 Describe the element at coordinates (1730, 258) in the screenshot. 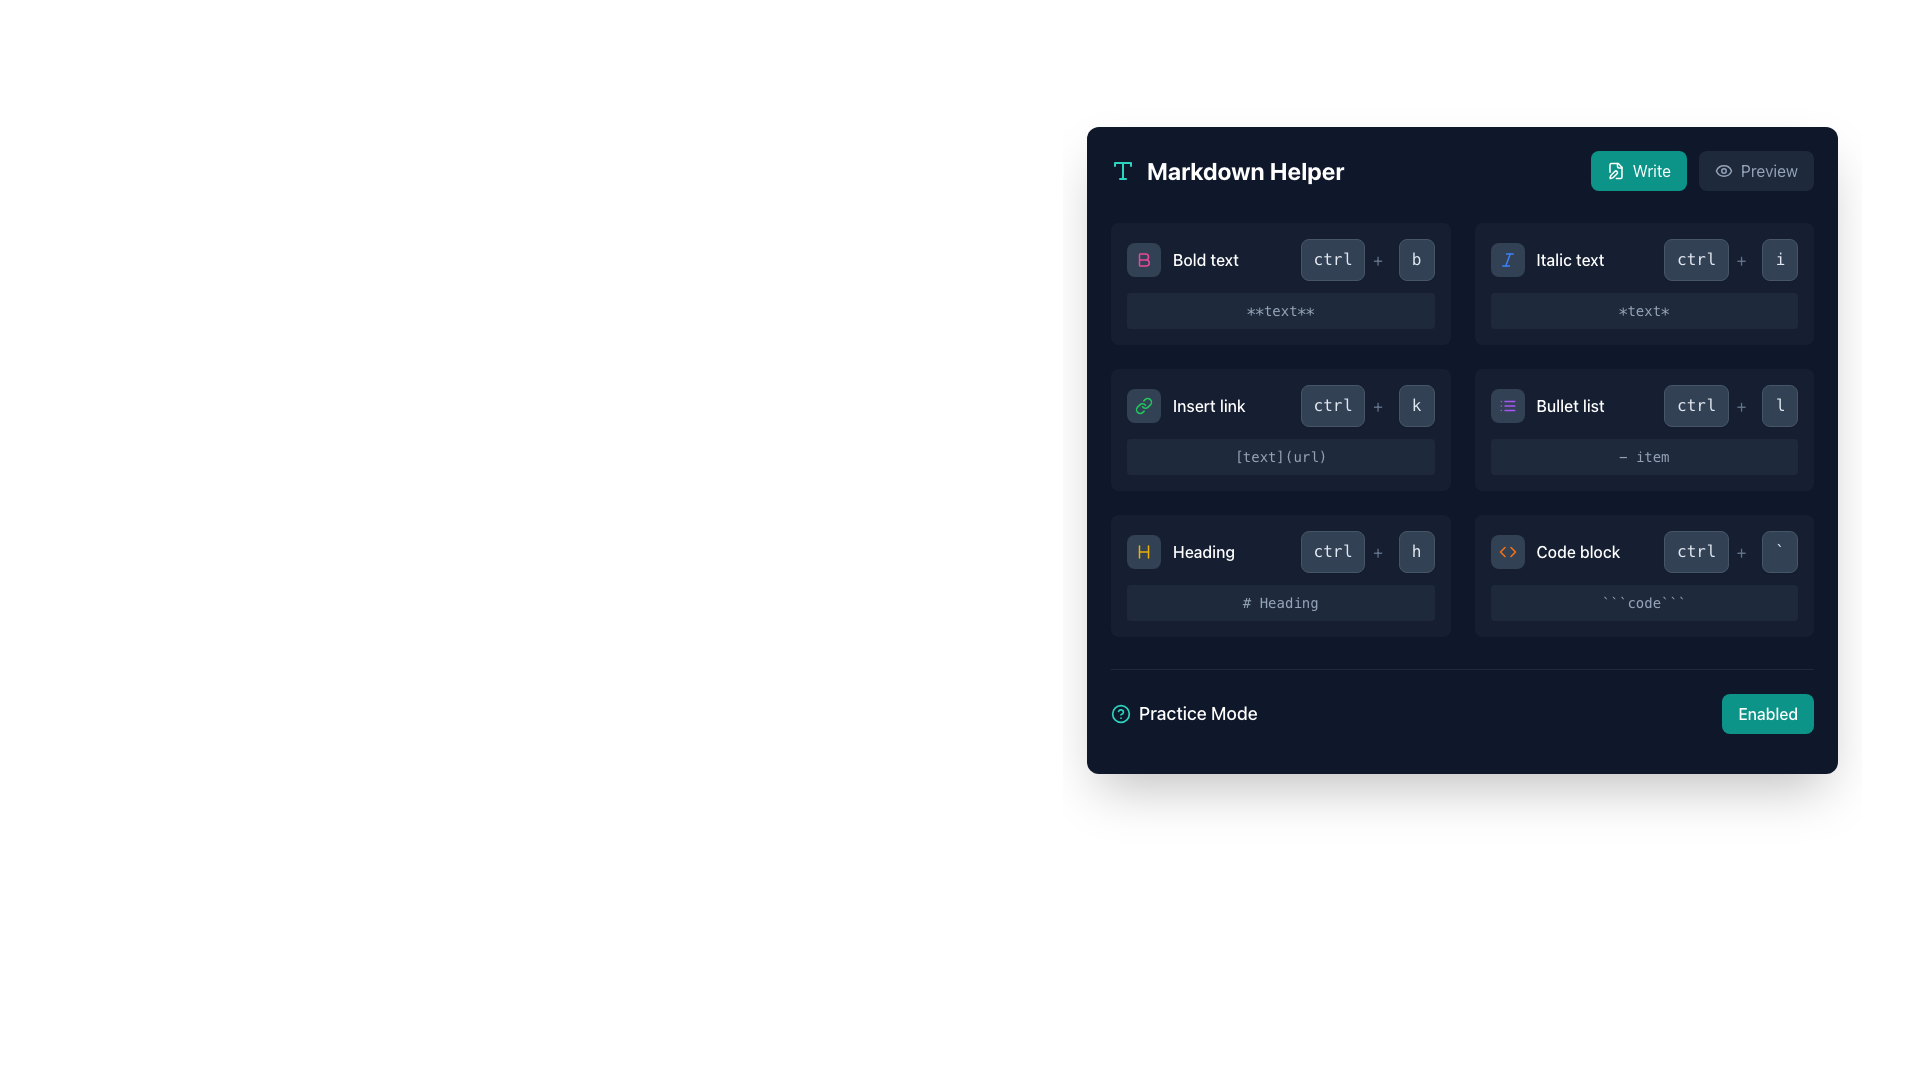

I see `the static display group that shows the keyboard shortcut ('ctrl + i') for italicizing text, positioned to the right of the 'Italic text' label` at that location.